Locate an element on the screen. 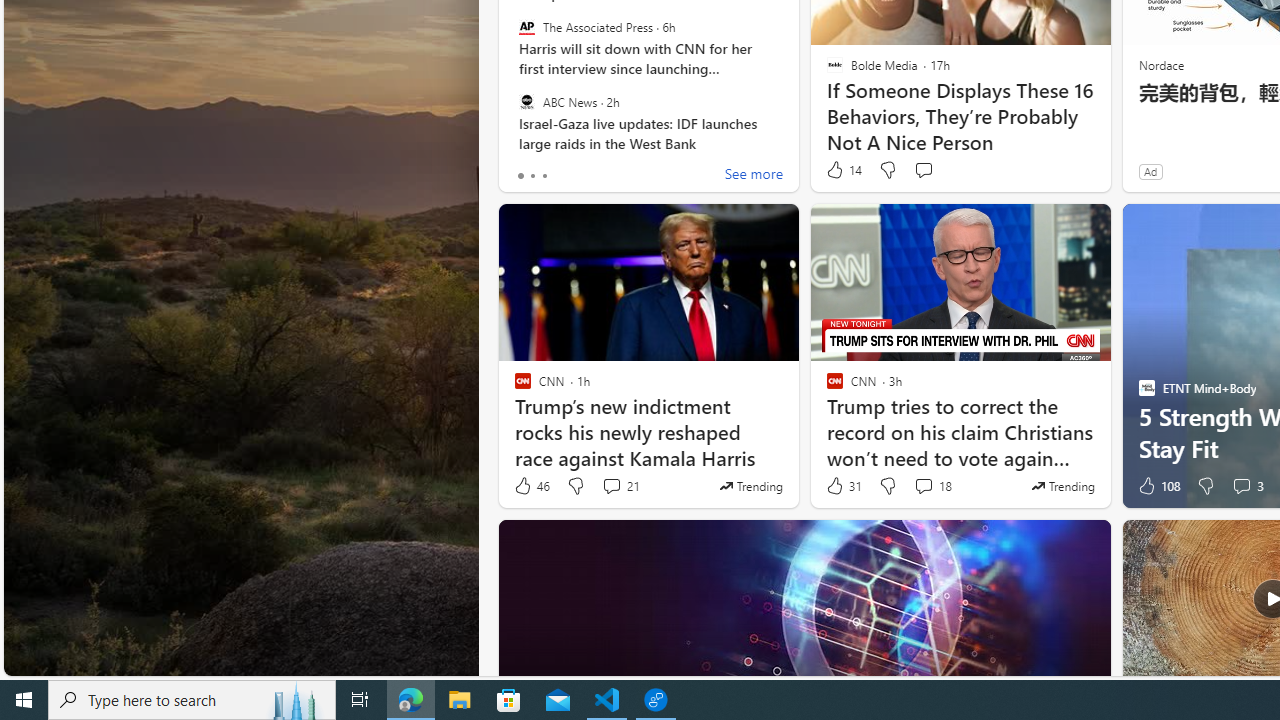 Image resolution: width=1280 pixels, height=720 pixels. 'View comments 21 Comment' is located at coordinates (619, 486).